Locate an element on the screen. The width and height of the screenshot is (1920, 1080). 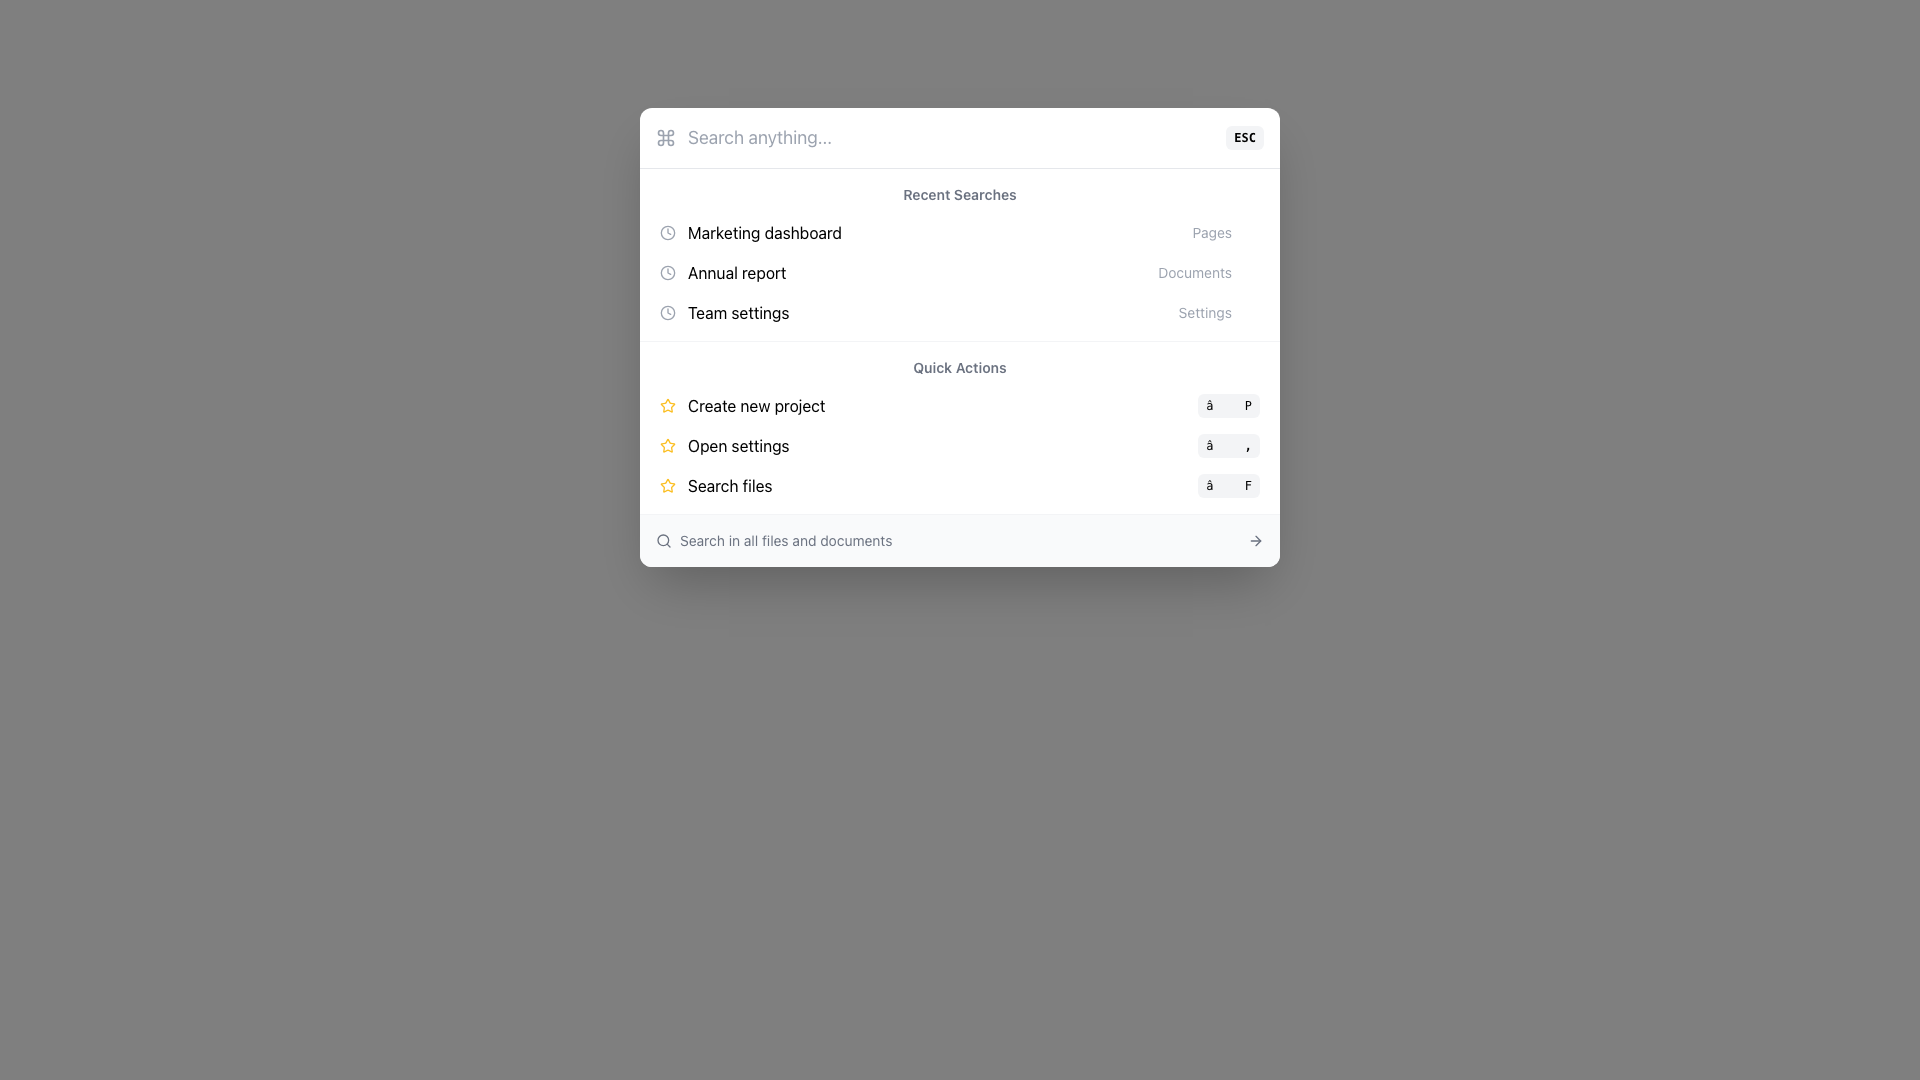
the right arrow SVG icon located at the far-right end of the lower section of the modal interface is located at coordinates (1255, 540).